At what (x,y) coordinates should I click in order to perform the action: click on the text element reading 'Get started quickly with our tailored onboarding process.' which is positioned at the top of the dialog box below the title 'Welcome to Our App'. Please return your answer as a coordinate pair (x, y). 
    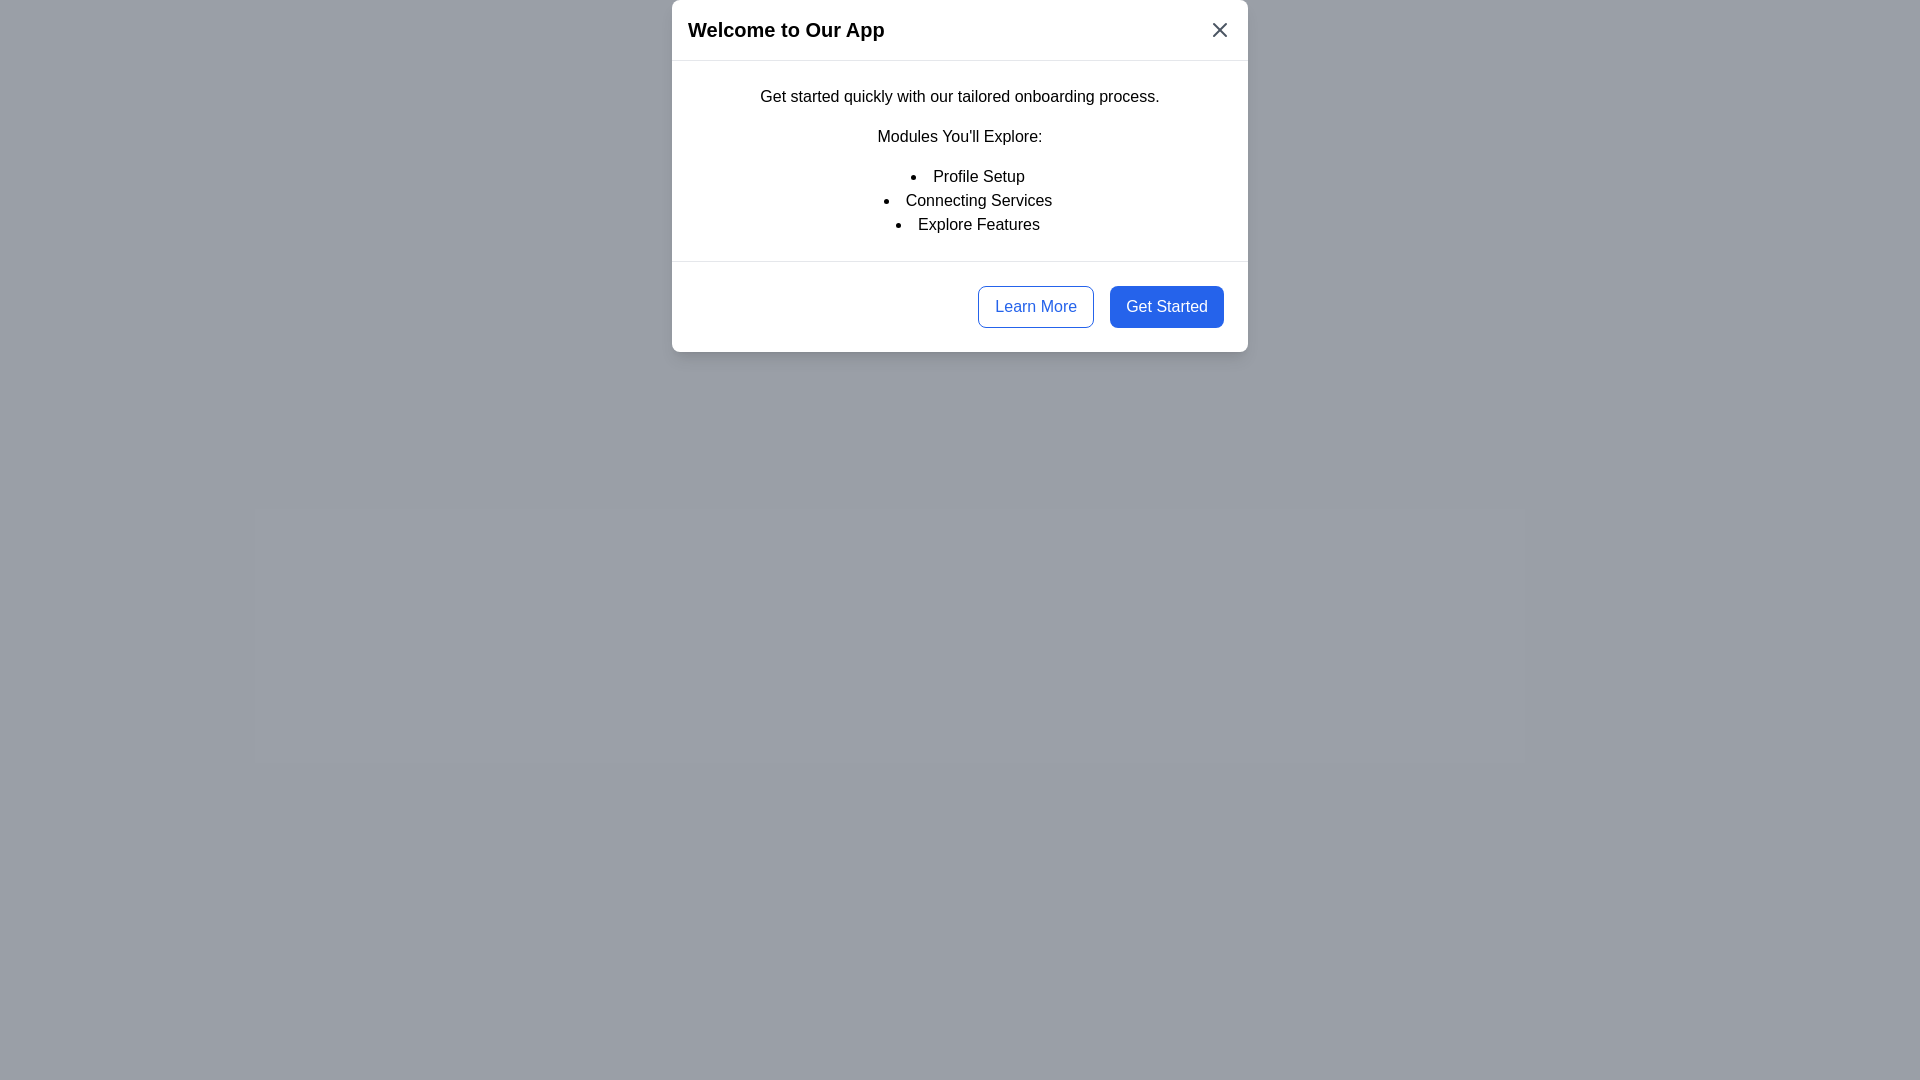
    Looking at the image, I should click on (960, 96).